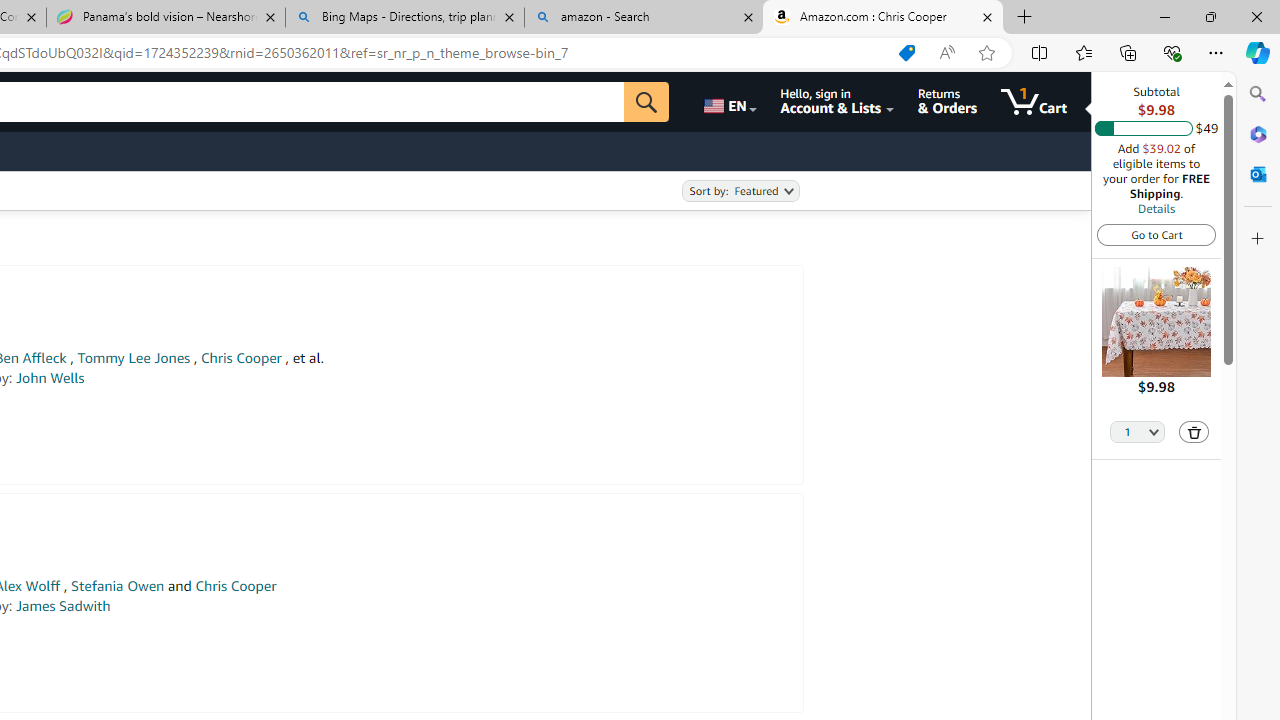 Image resolution: width=1280 pixels, height=720 pixels. Describe the element at coordinates (1156, 208) in the screenshot. I see `'Details'` at that location.